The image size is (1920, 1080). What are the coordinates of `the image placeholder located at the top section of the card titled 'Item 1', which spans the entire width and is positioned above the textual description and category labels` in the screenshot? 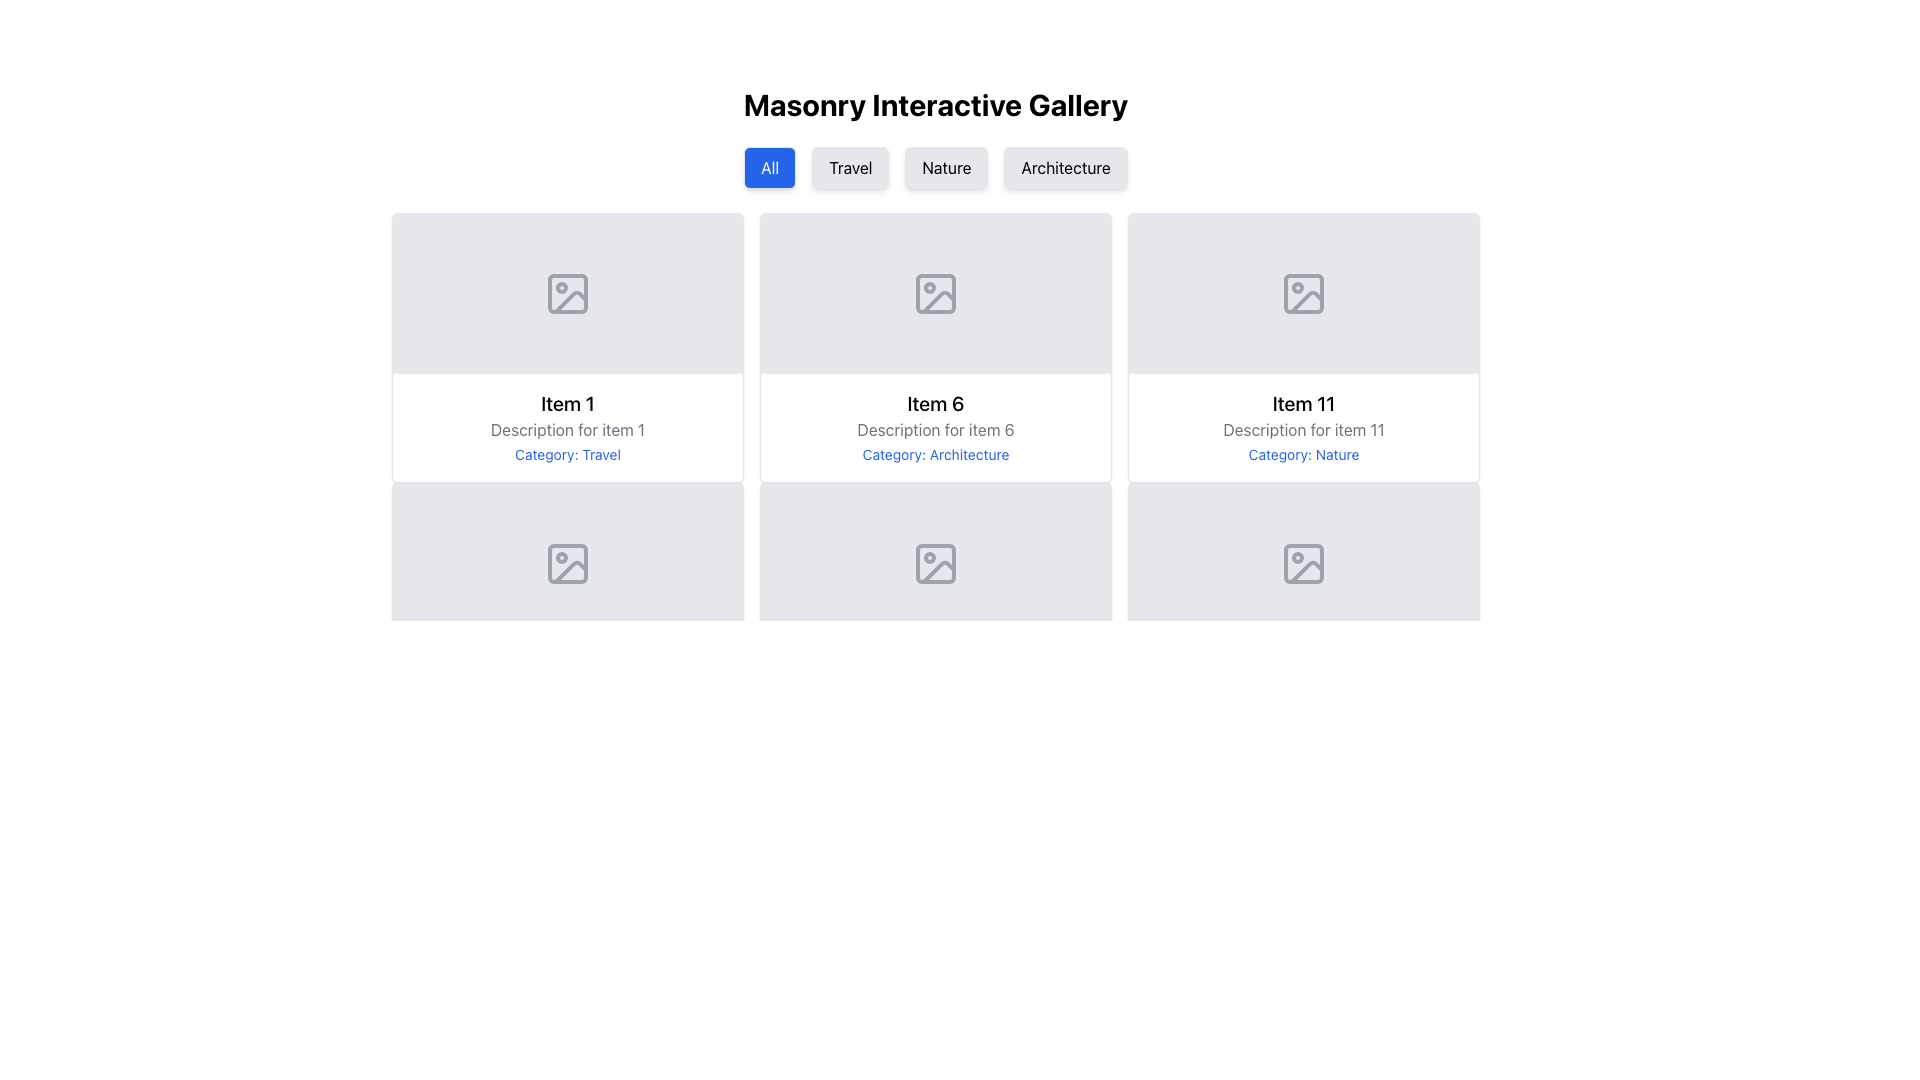 It's located at (566, 293).